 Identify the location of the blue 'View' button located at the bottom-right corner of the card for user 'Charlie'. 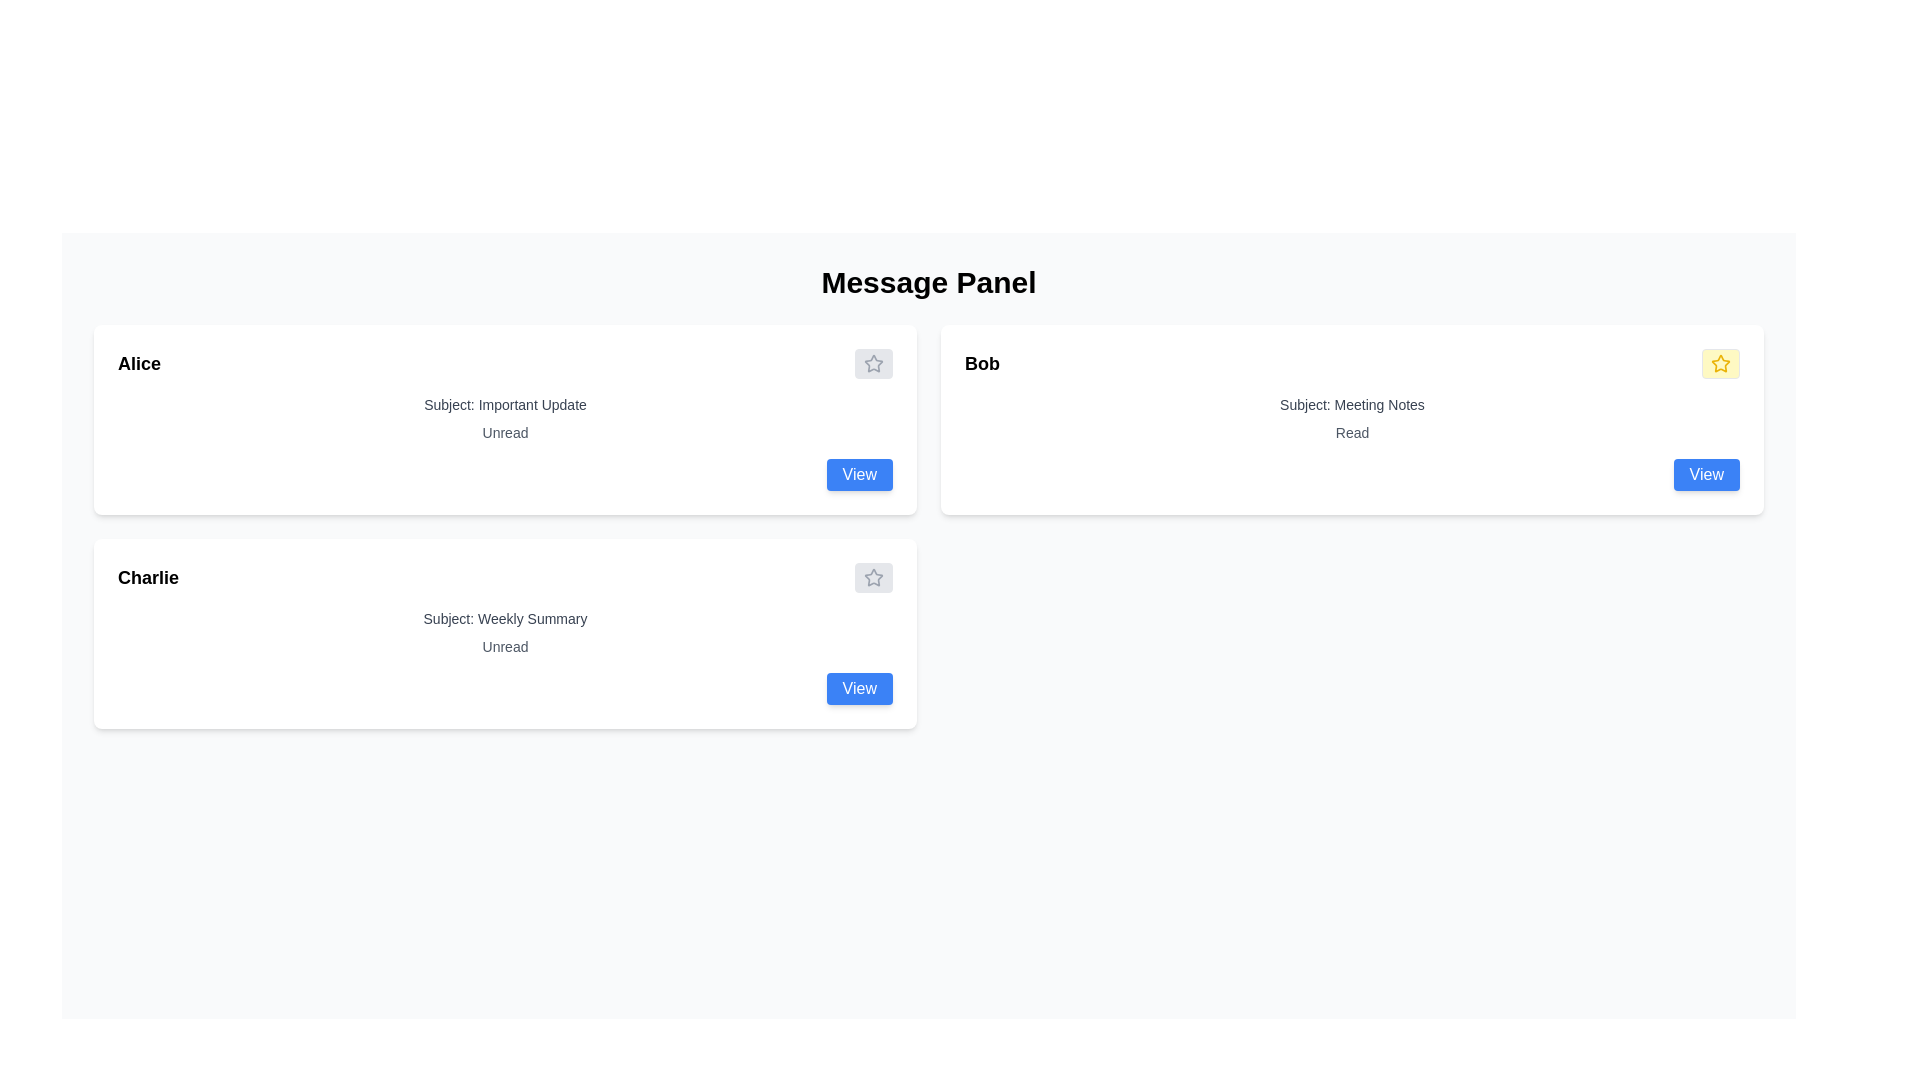
(859, 688).